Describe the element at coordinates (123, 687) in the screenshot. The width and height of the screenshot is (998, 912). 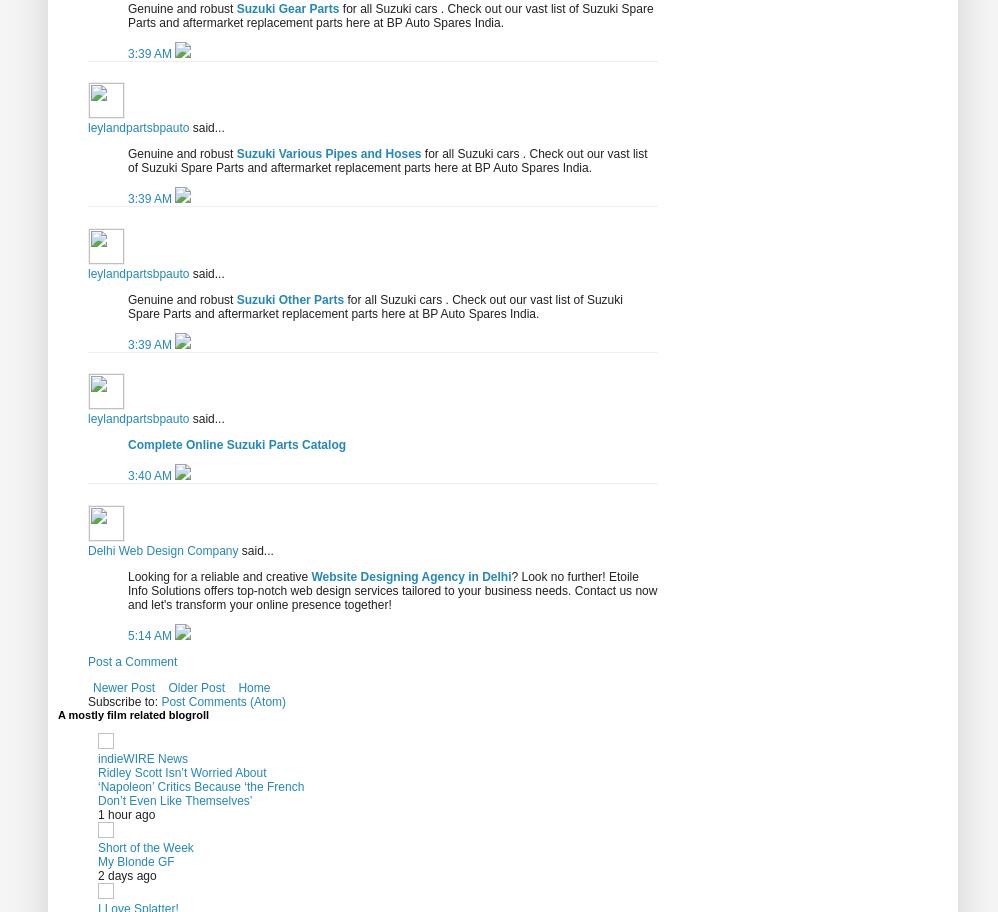
I see `'Newer Post'` at that location.